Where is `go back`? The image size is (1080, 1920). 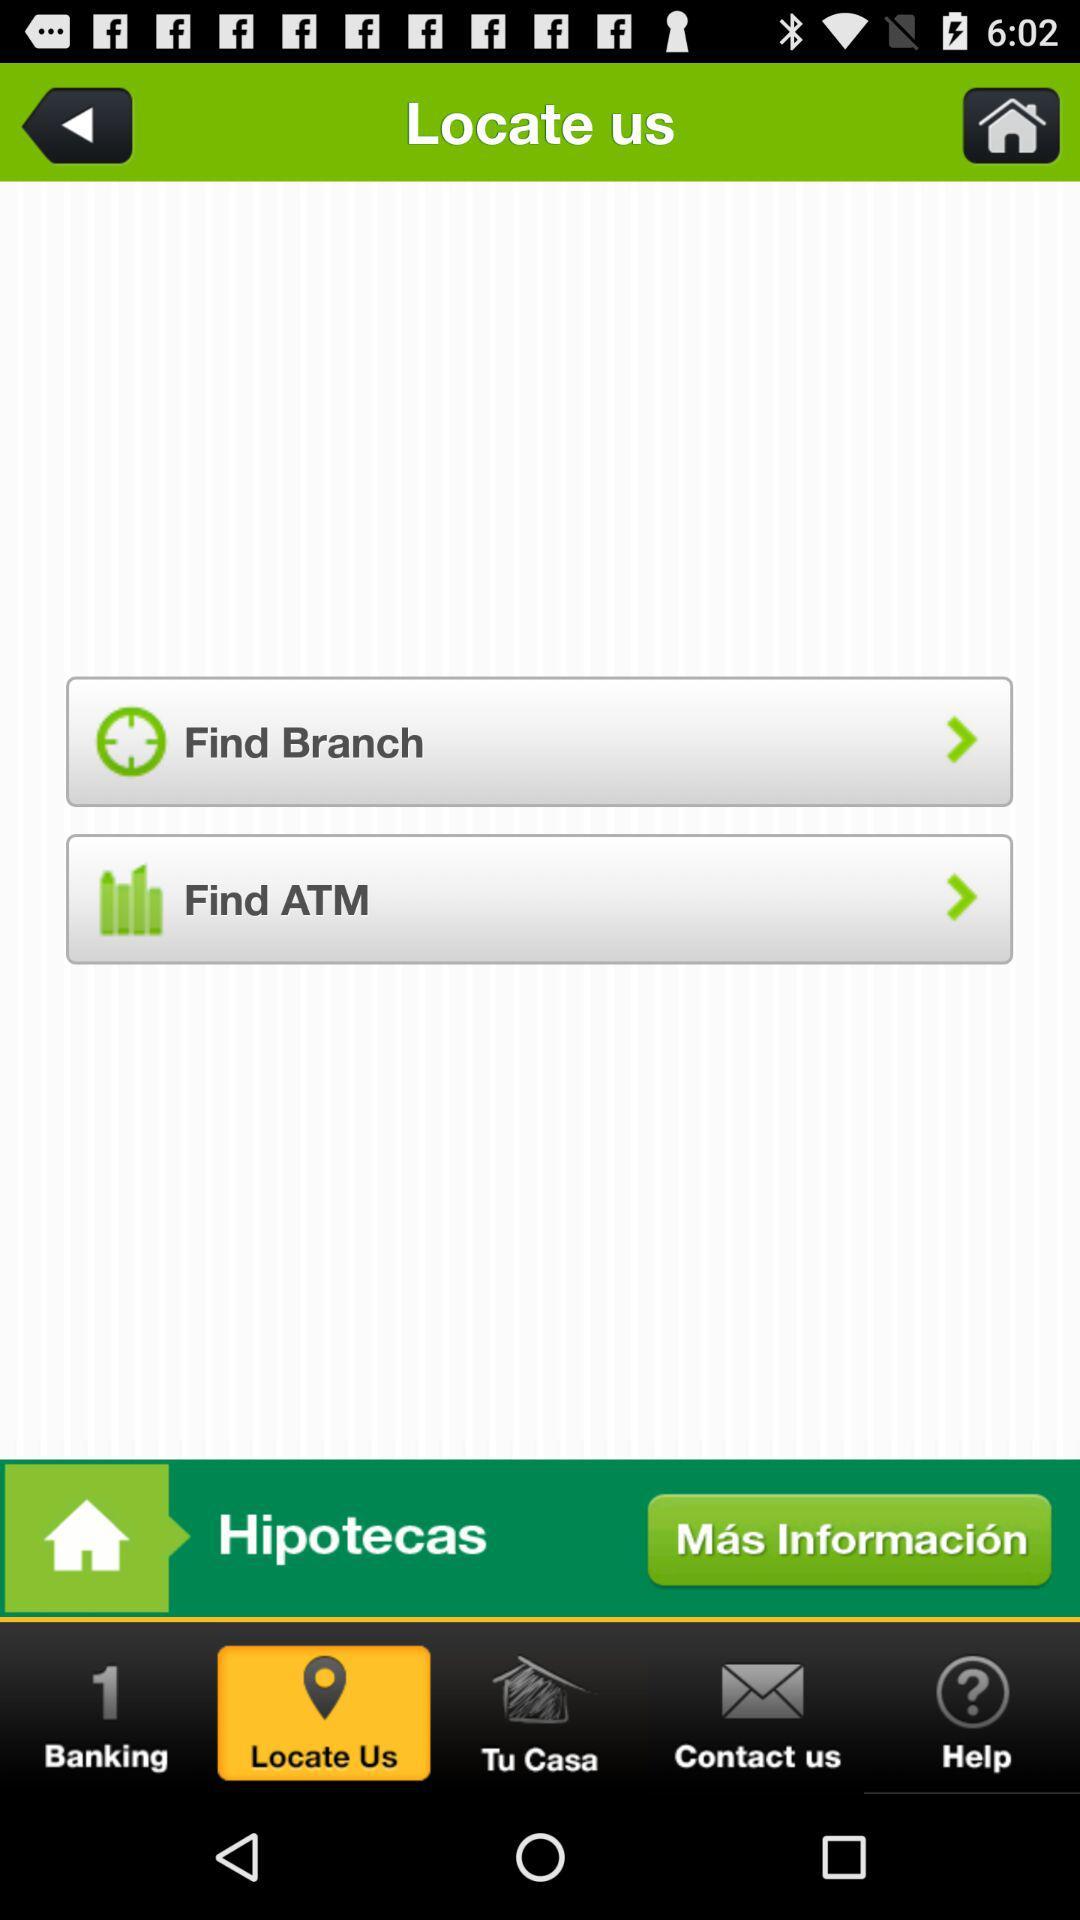
go back is located at coordinates (80, 121).